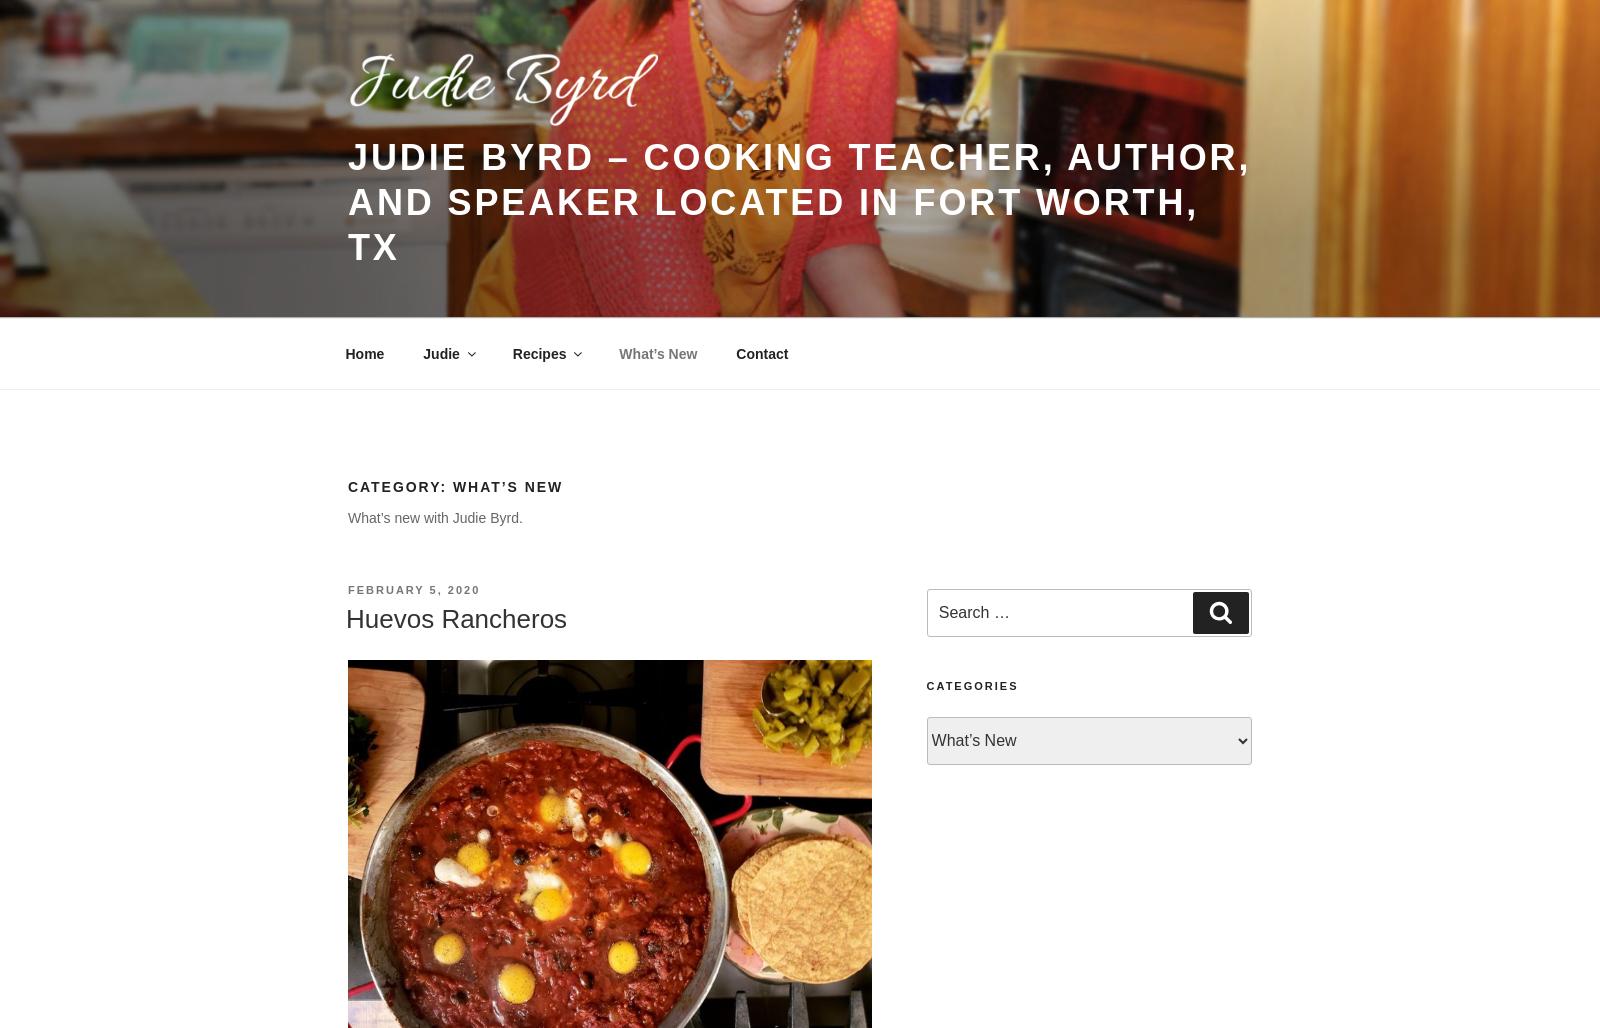  Describe the element at coordinates (762, 352) in the screenshot. I see `'Contact'` at that location.